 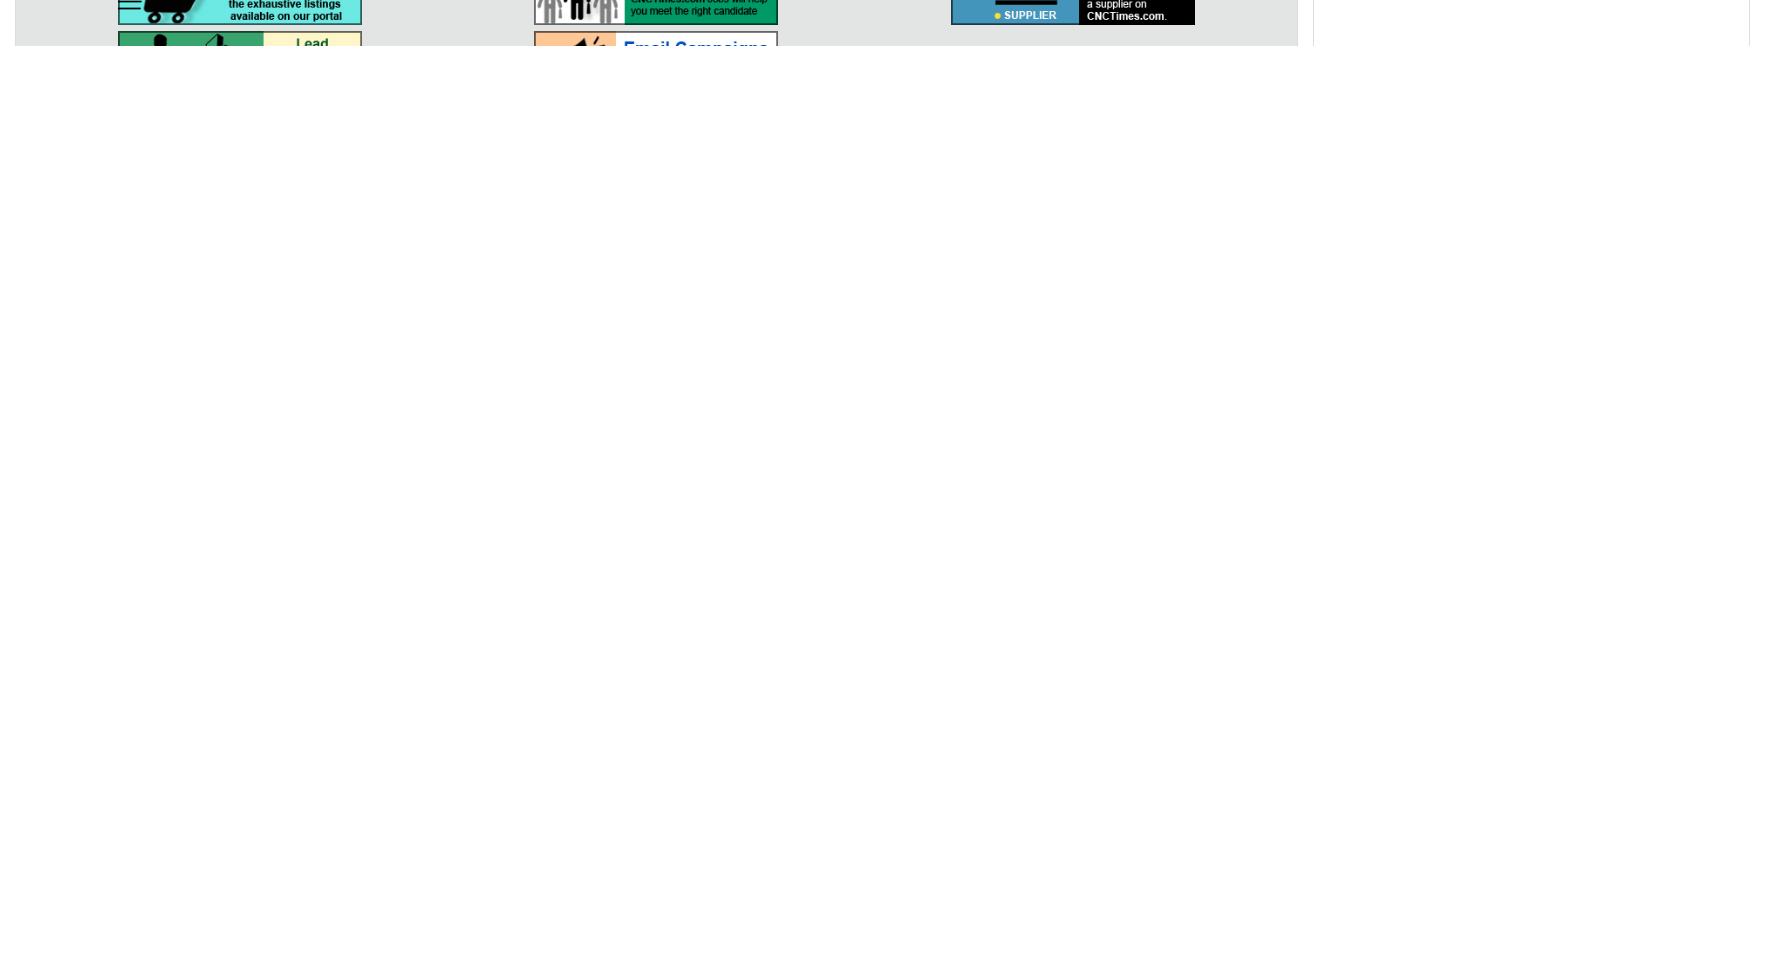 What do you see at coordinates (1274, 950) in the screenshot?
I see `'Developed & Maintained by'` at bounding box center [1274, 950].